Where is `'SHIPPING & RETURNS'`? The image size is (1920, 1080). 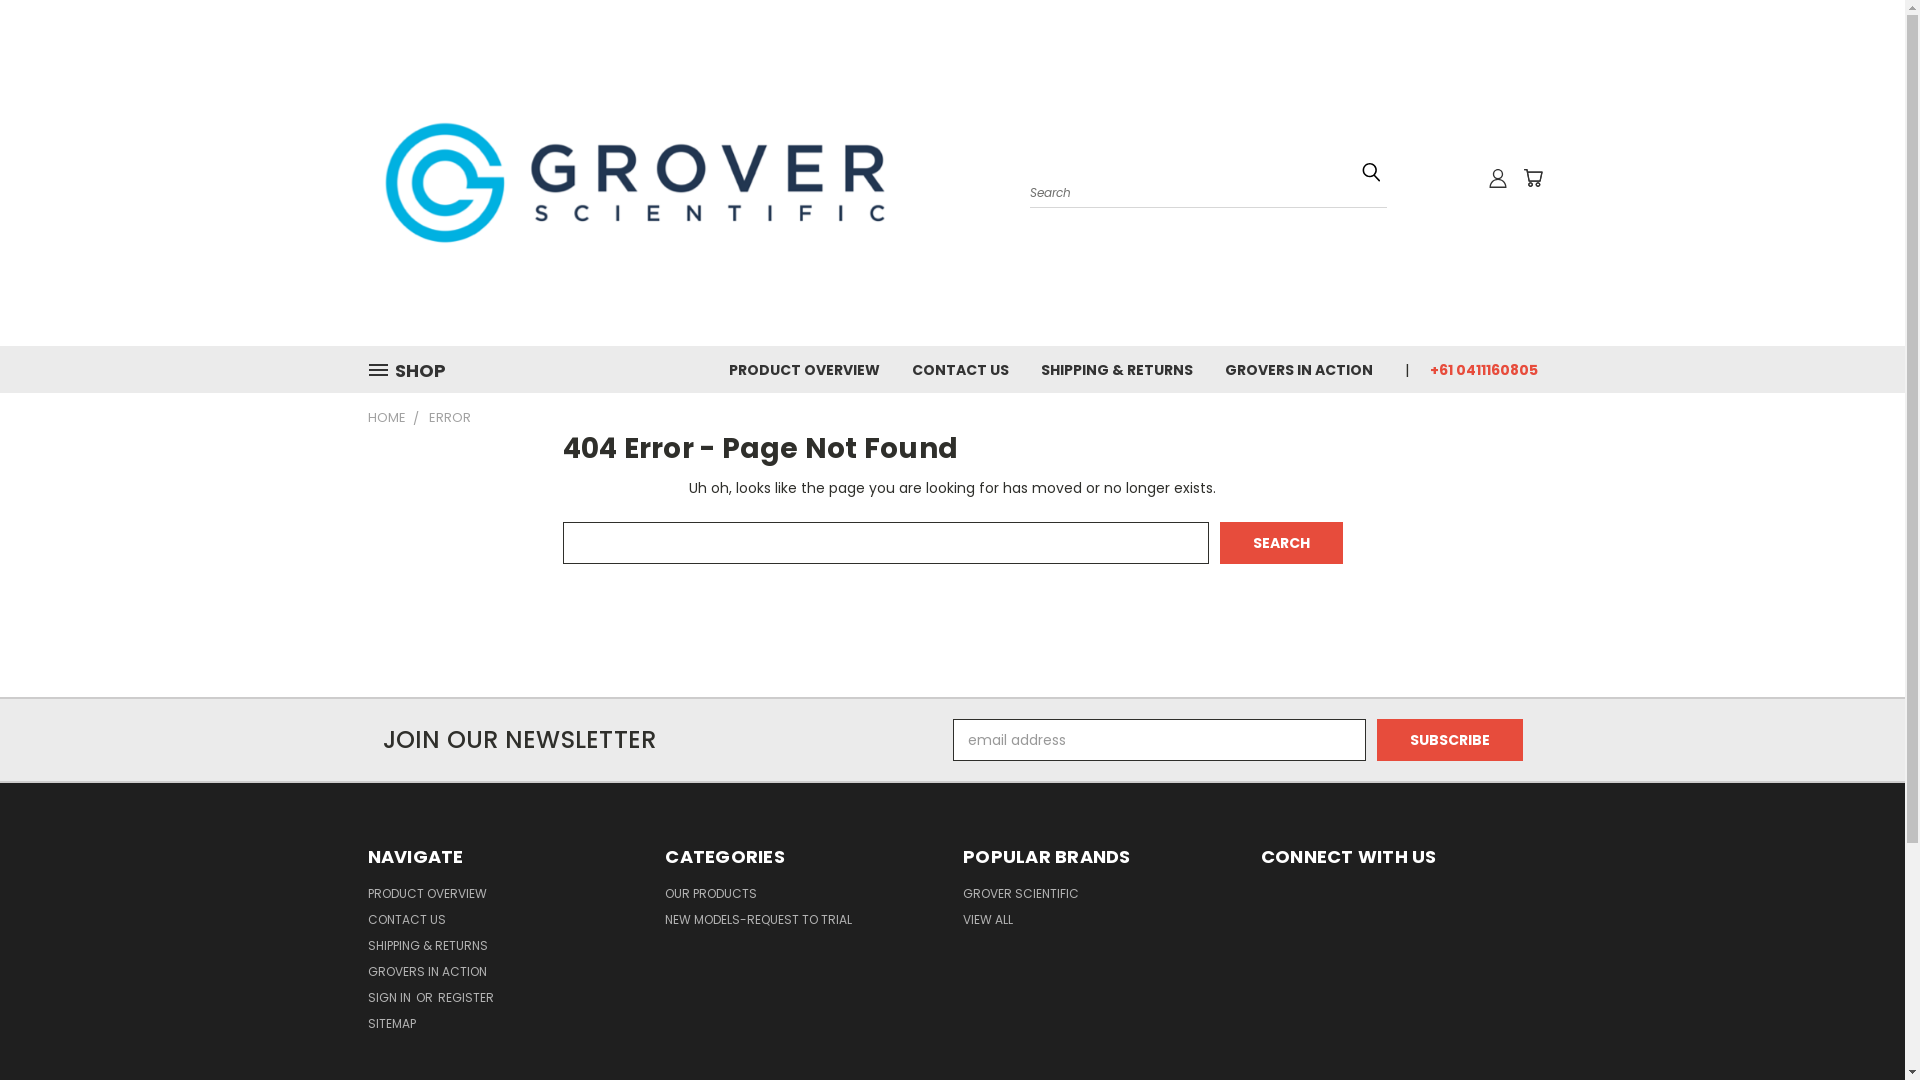 'SHIPPING & RETURNS' is located at coordinates (426, 948).